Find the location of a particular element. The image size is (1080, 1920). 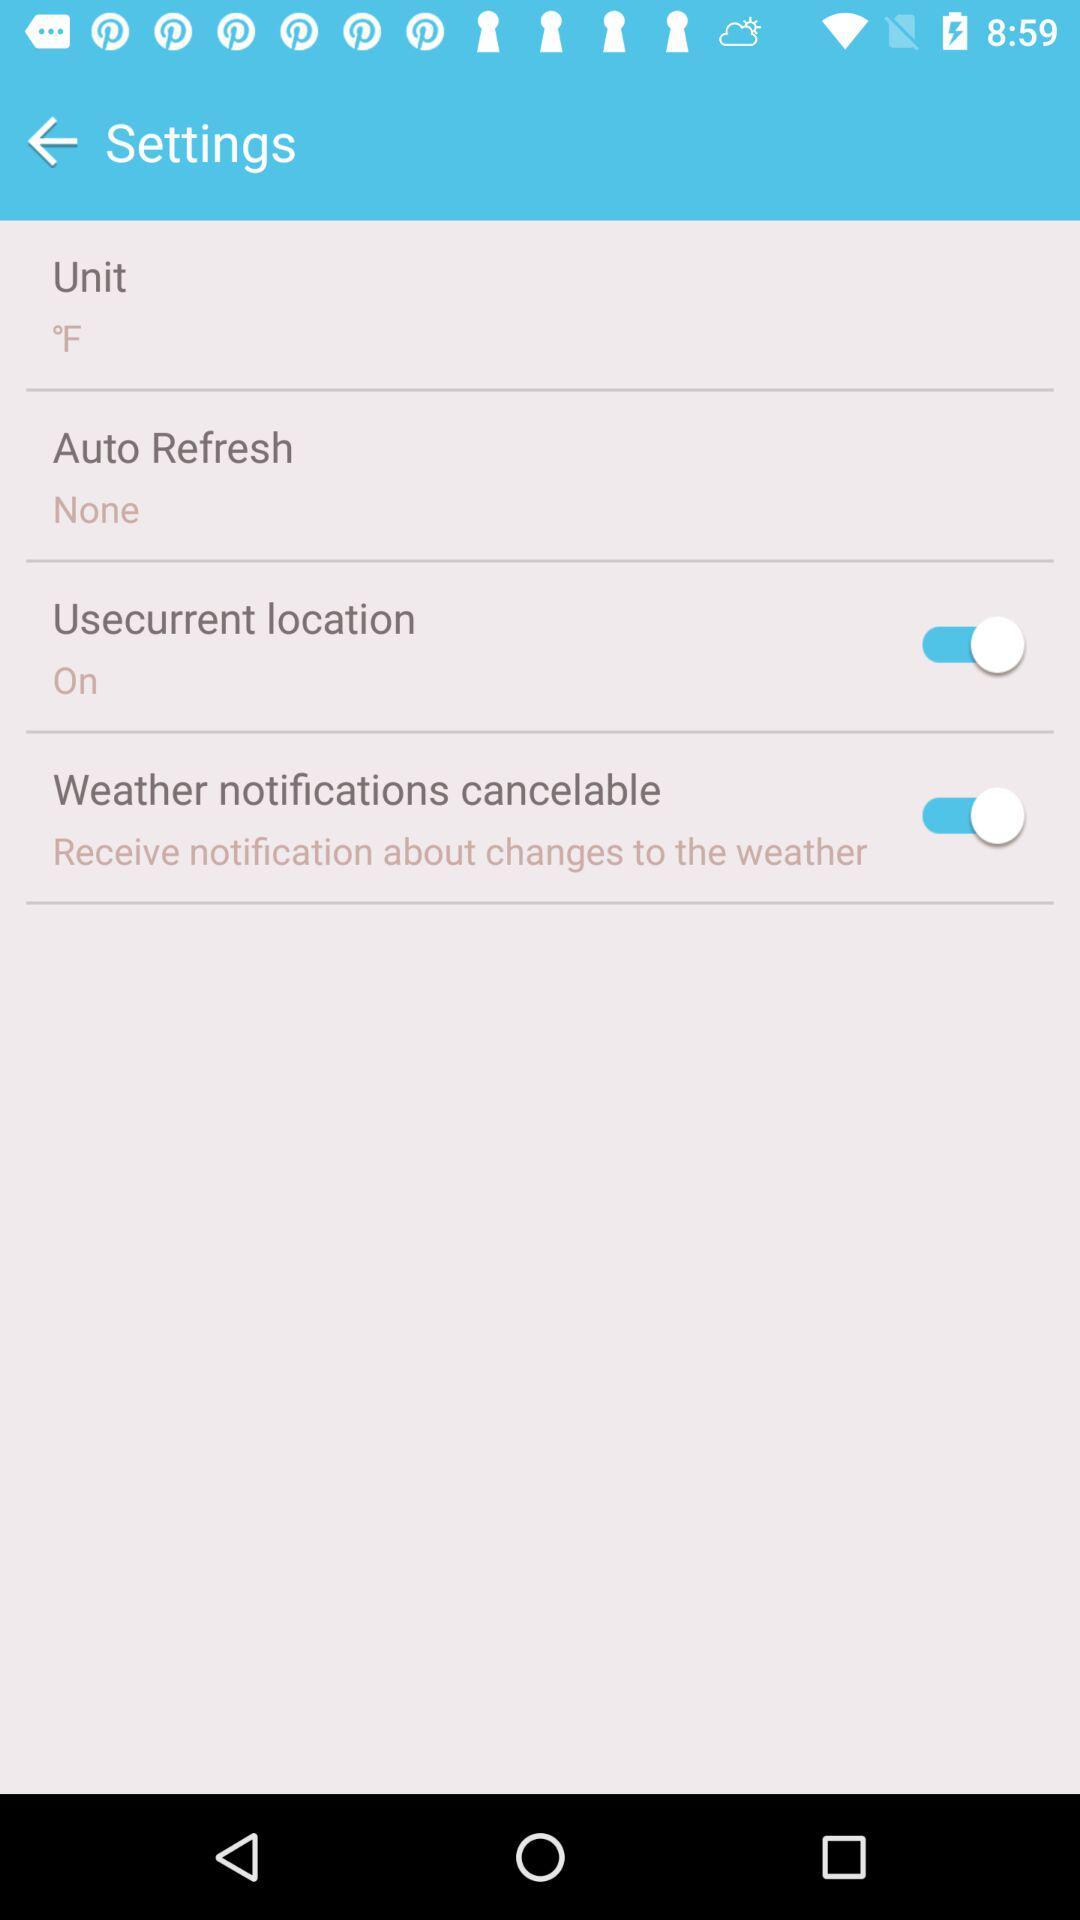

item above unit is located at coordinates (51, 140).